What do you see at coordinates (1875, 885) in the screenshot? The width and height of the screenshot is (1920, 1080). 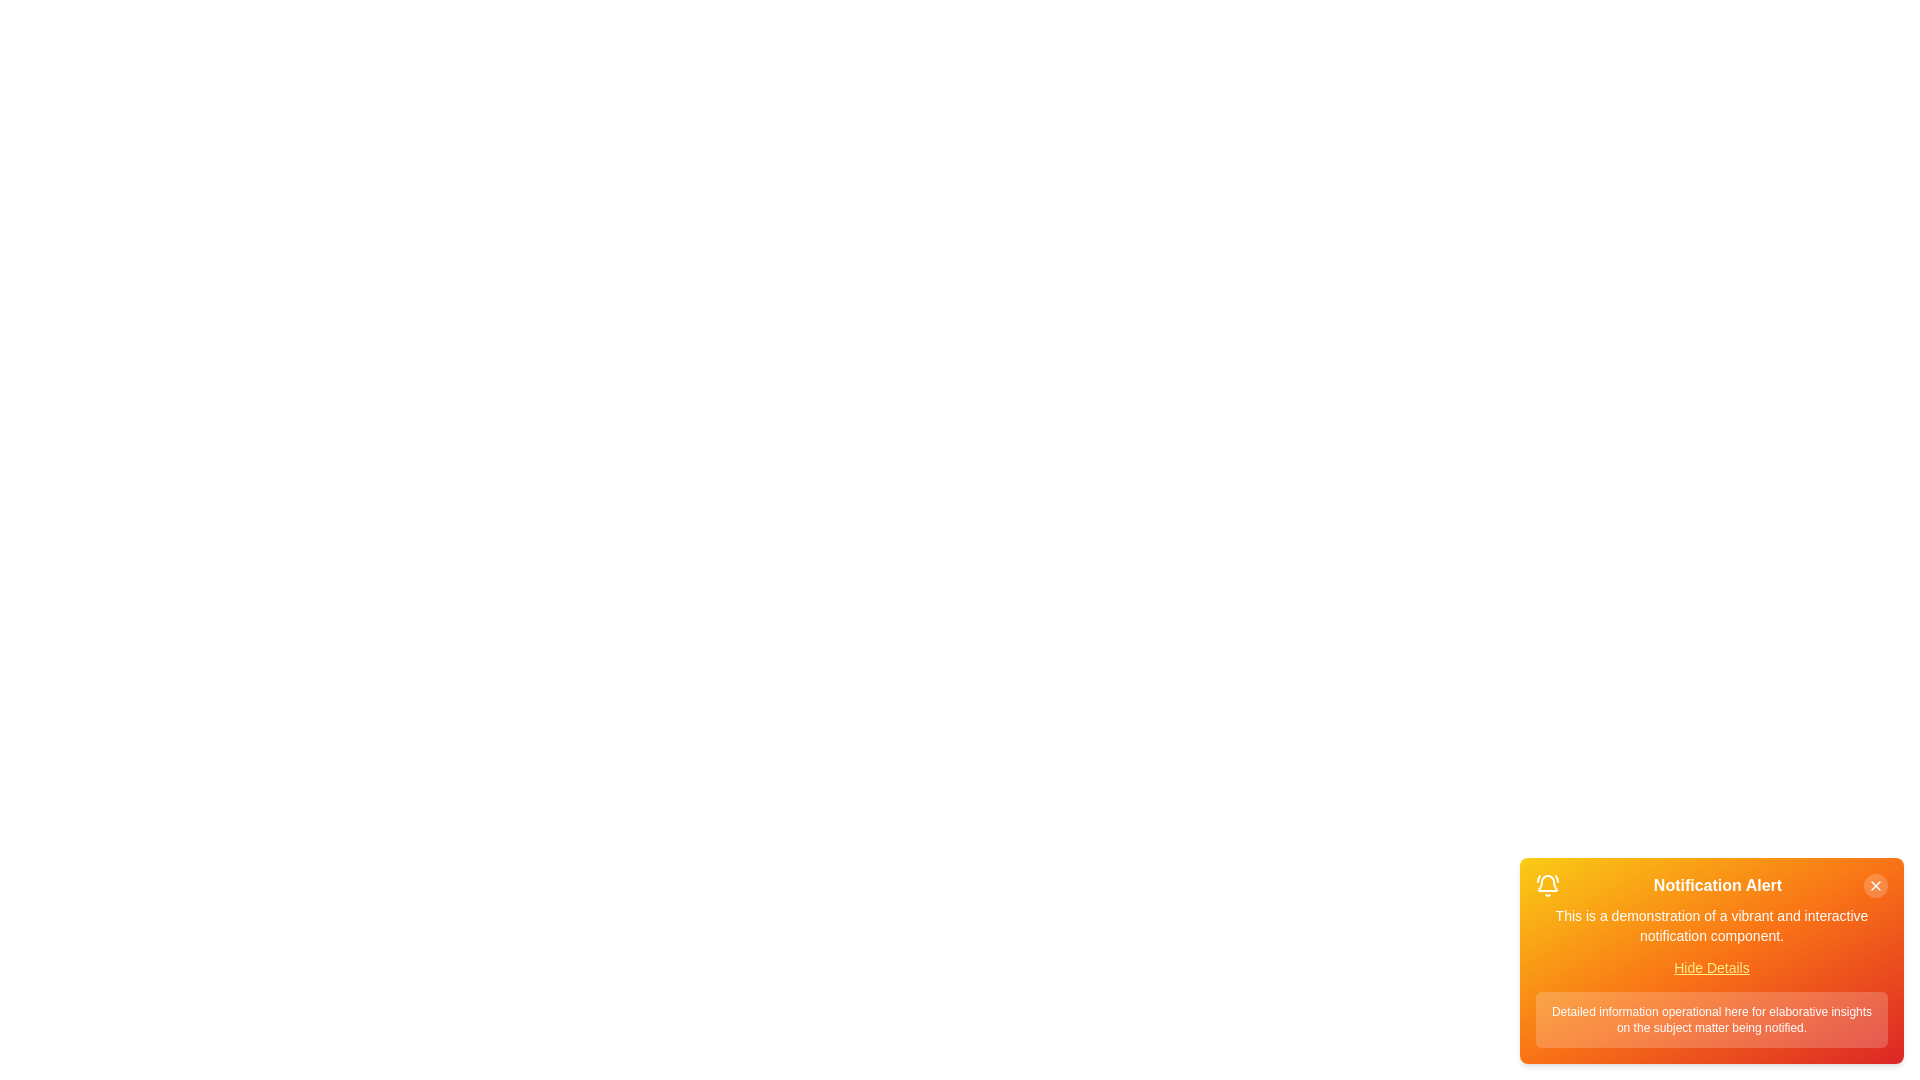 I see `close button on the notification hub to hide it` at bounding box center [1875, 885].